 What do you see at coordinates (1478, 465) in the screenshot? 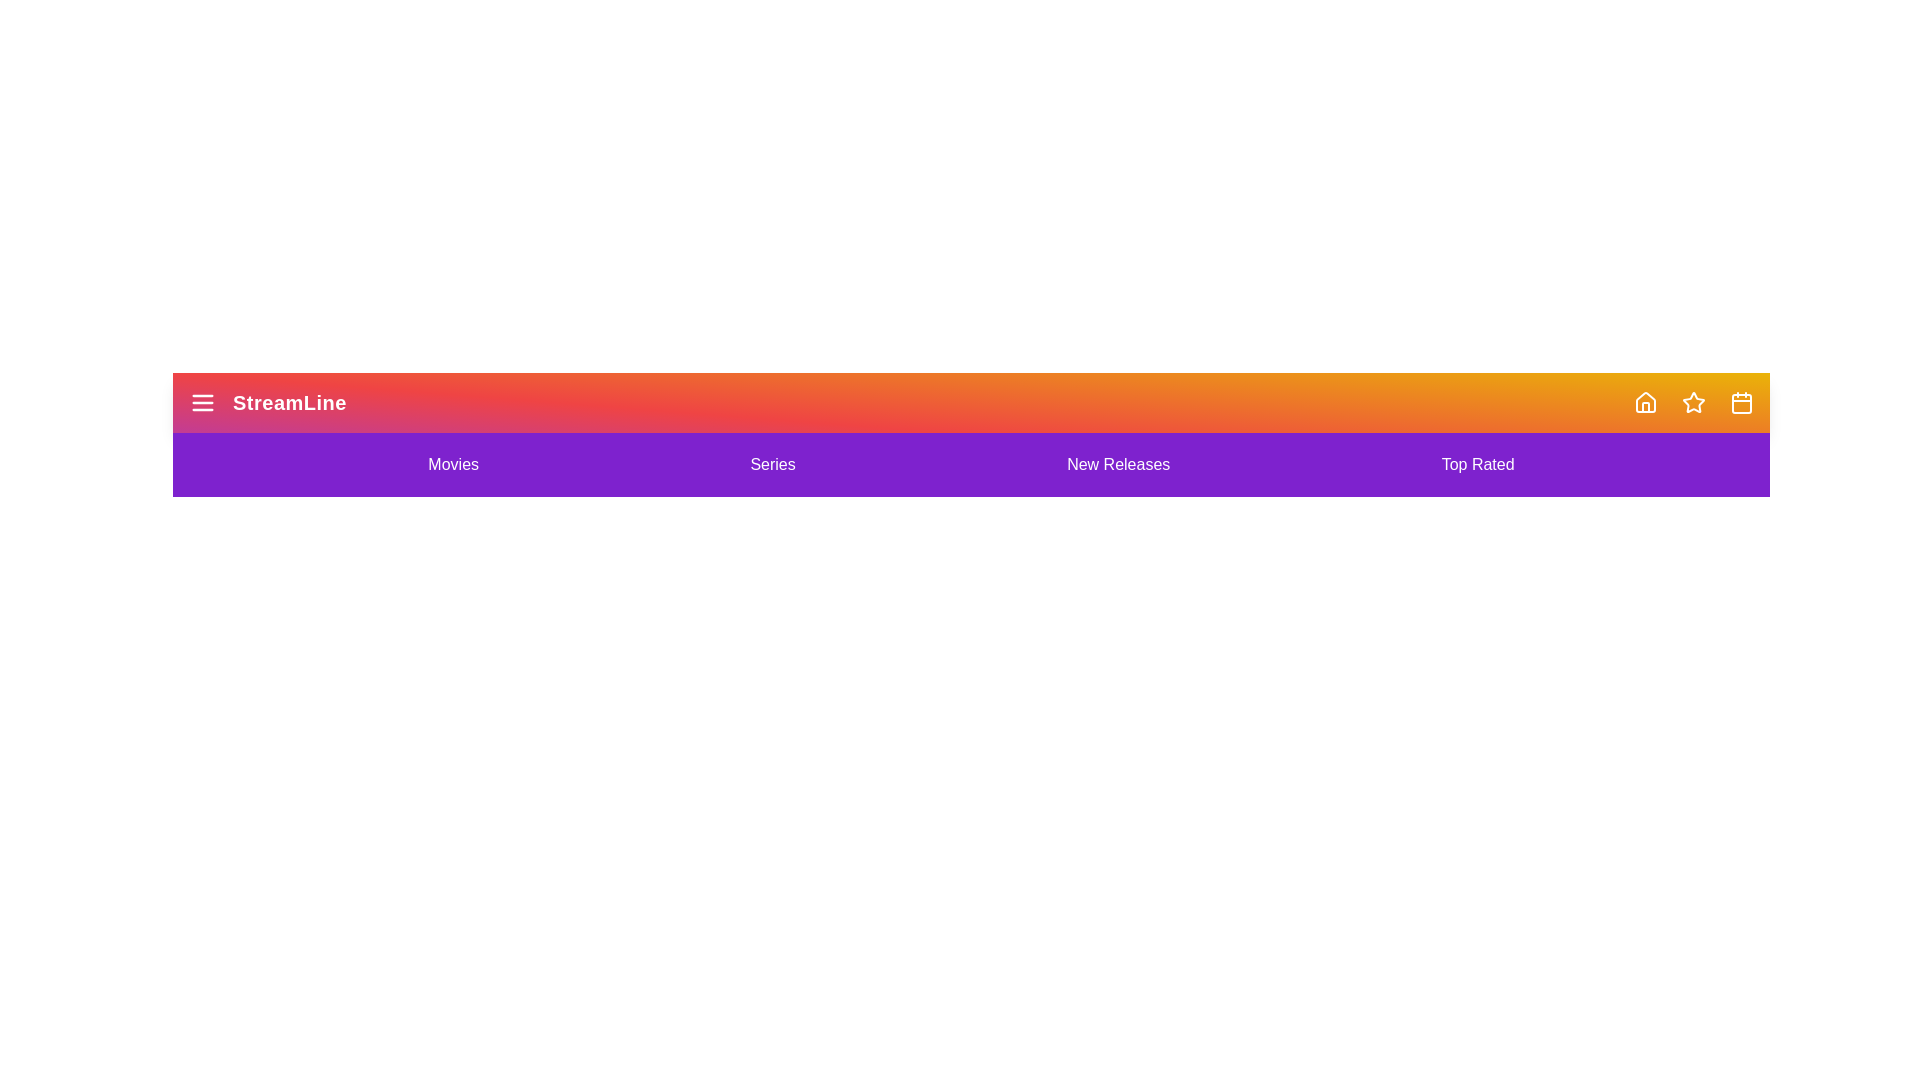
I see `the Top Rated navigation link` at bounding box center [1478, 465].